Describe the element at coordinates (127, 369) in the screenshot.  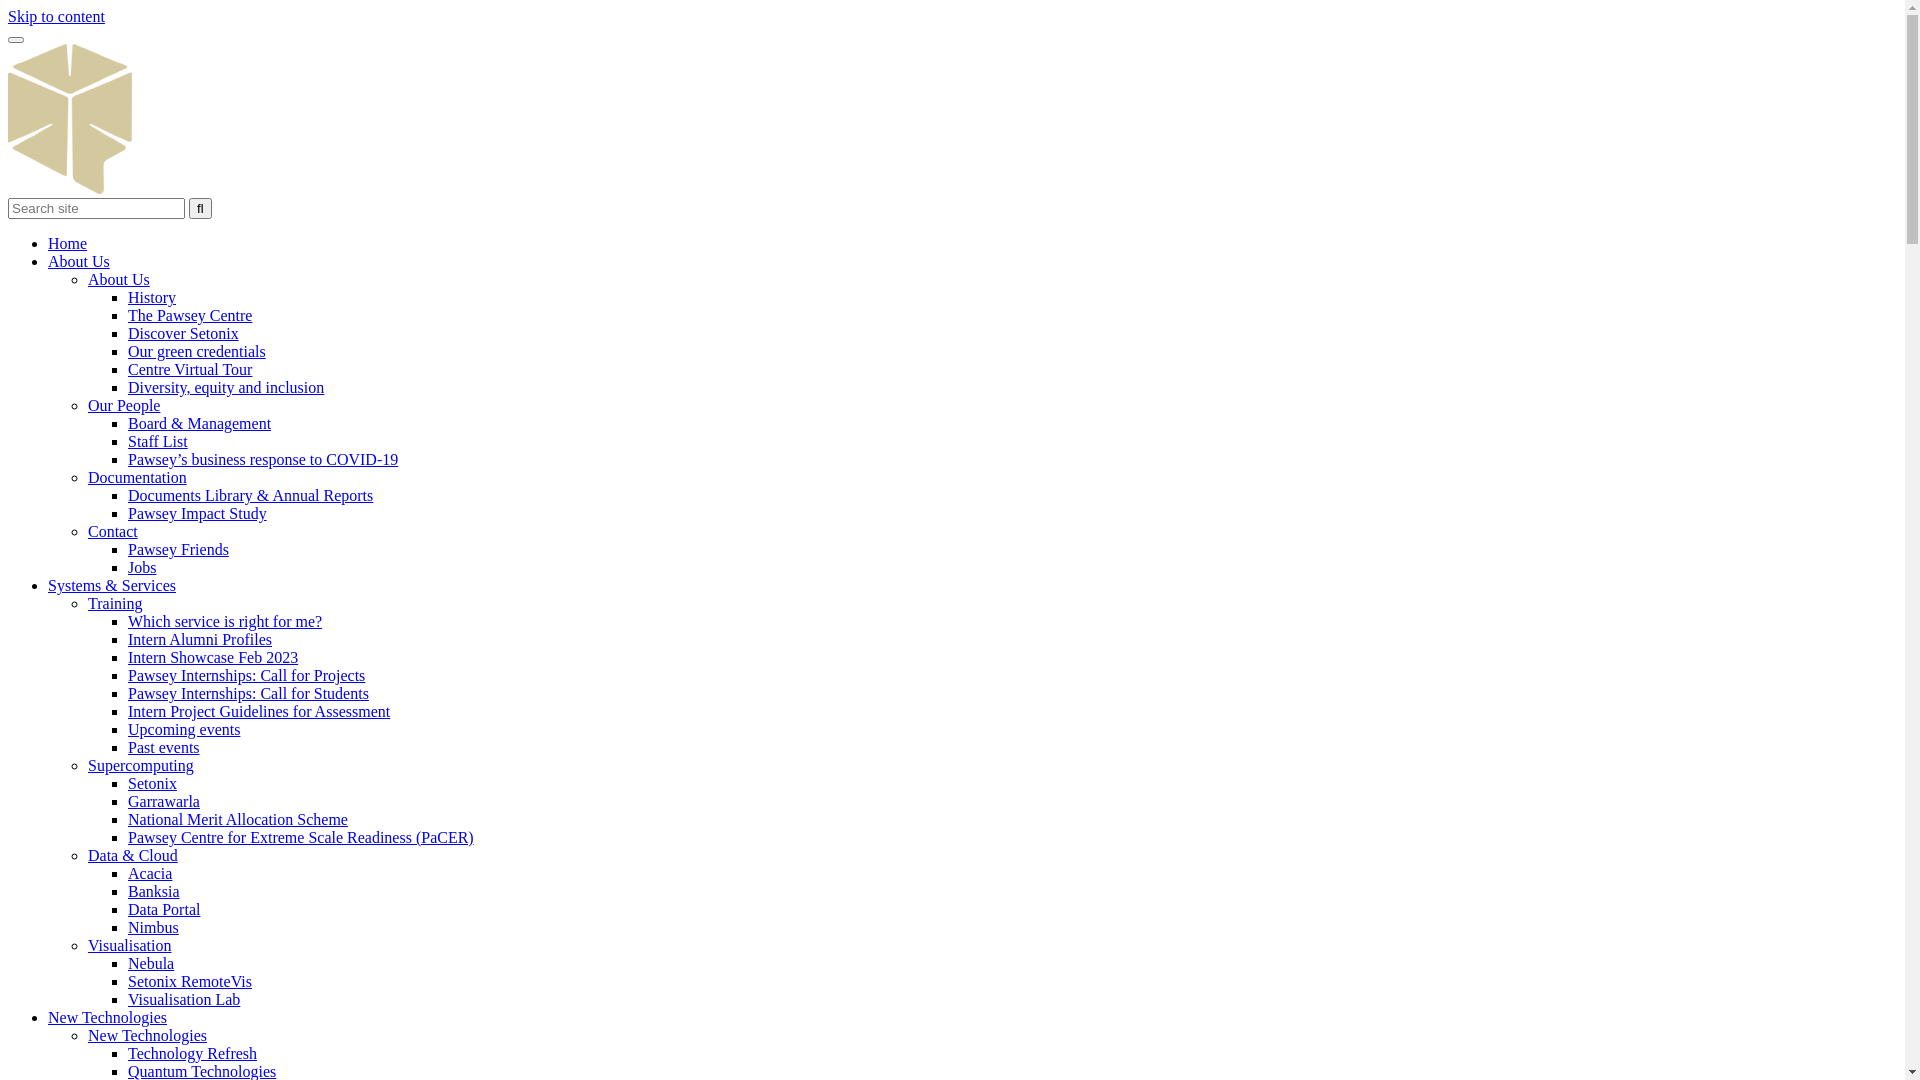
I see `'Centre Virtual Tour'` at that location.